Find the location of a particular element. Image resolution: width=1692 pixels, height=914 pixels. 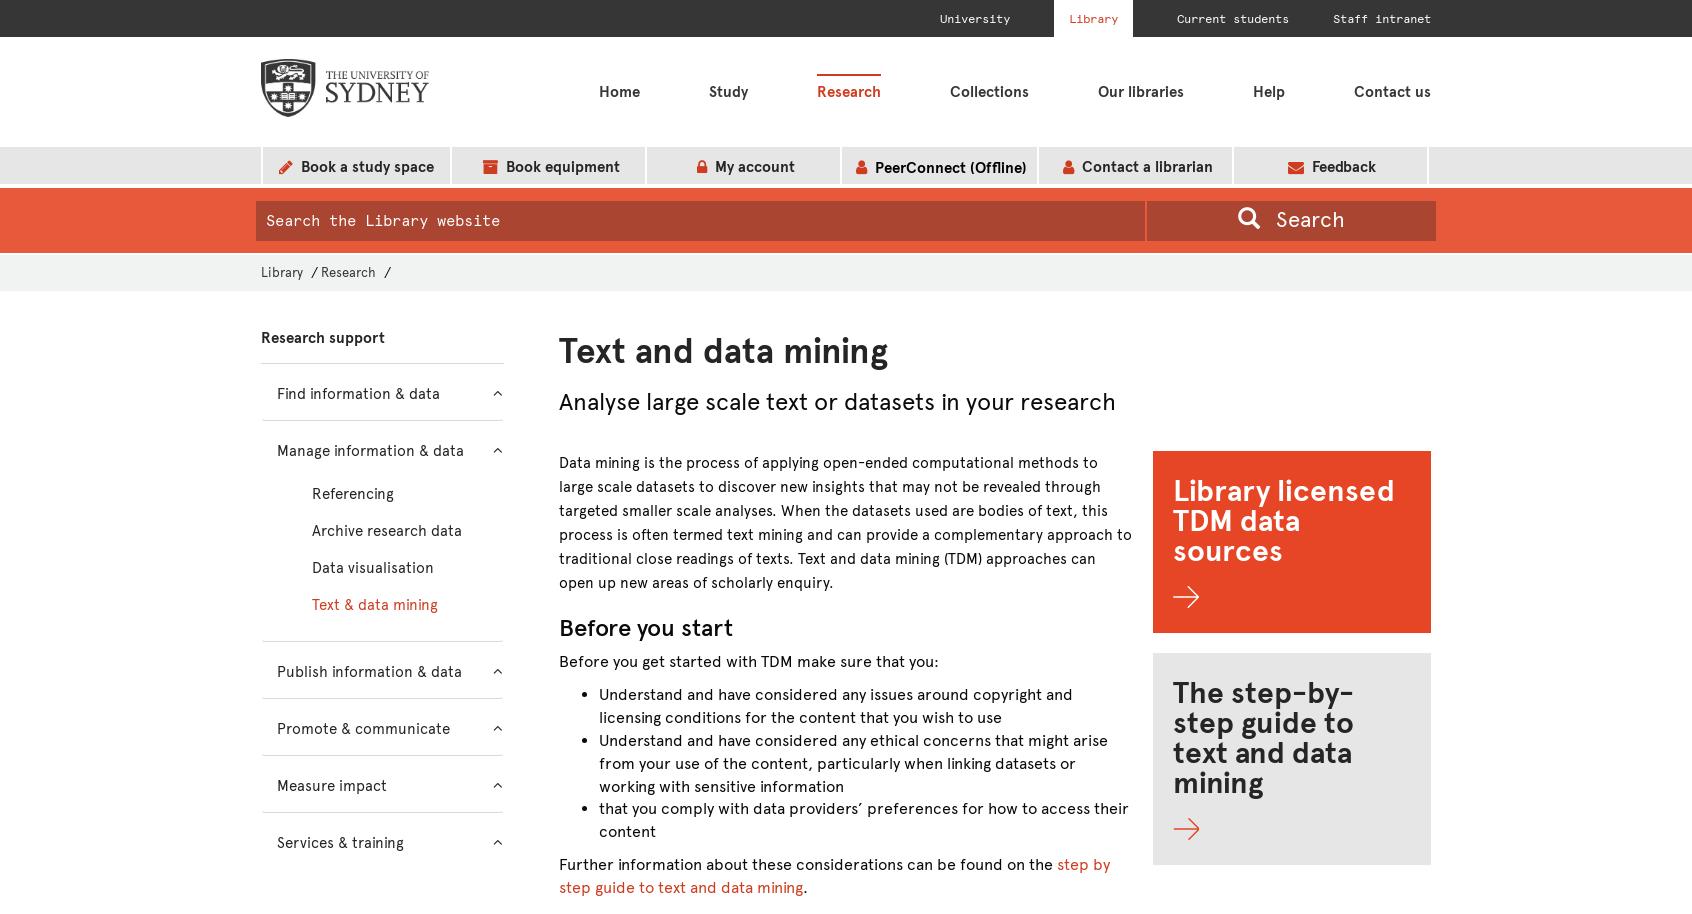

'Measure impact' is located at coordinates (276, 785).